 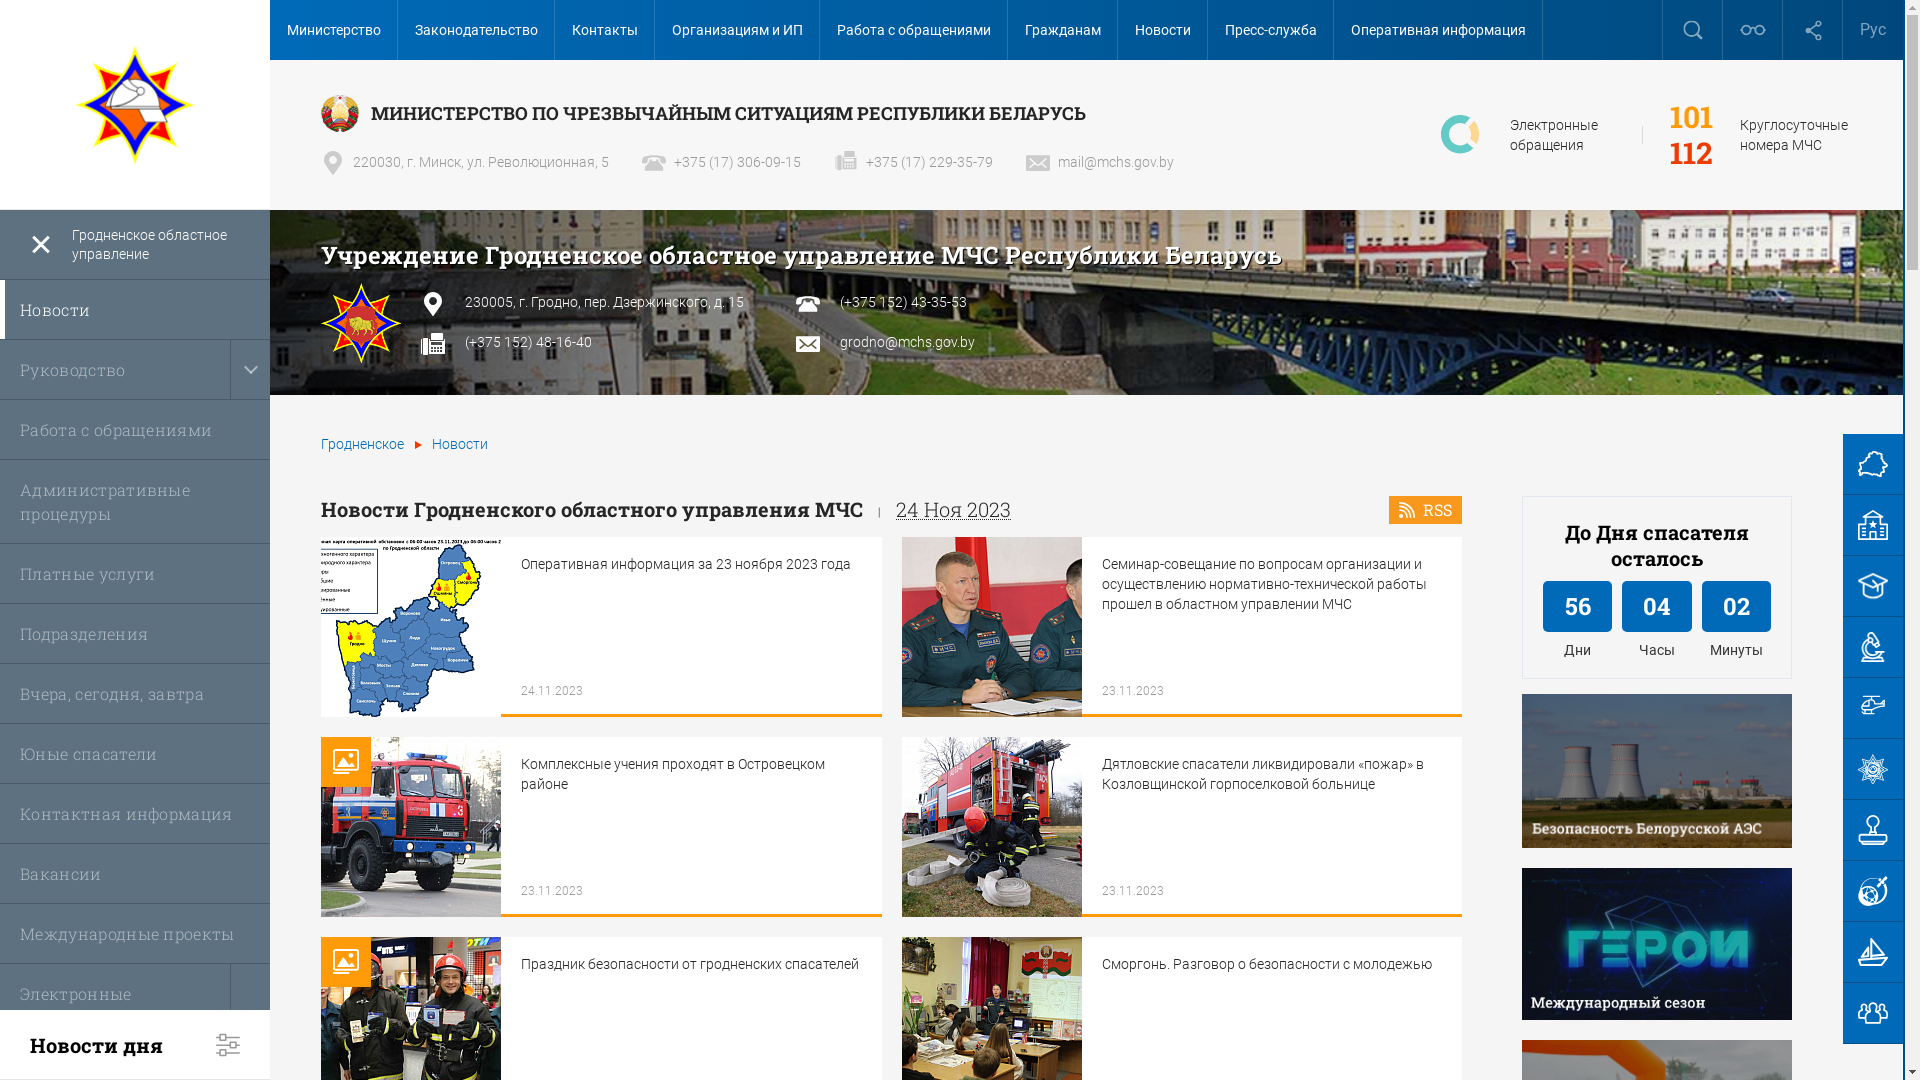 I want to click on '+375 (17) 306-09-15', so click(x=720, y=161).